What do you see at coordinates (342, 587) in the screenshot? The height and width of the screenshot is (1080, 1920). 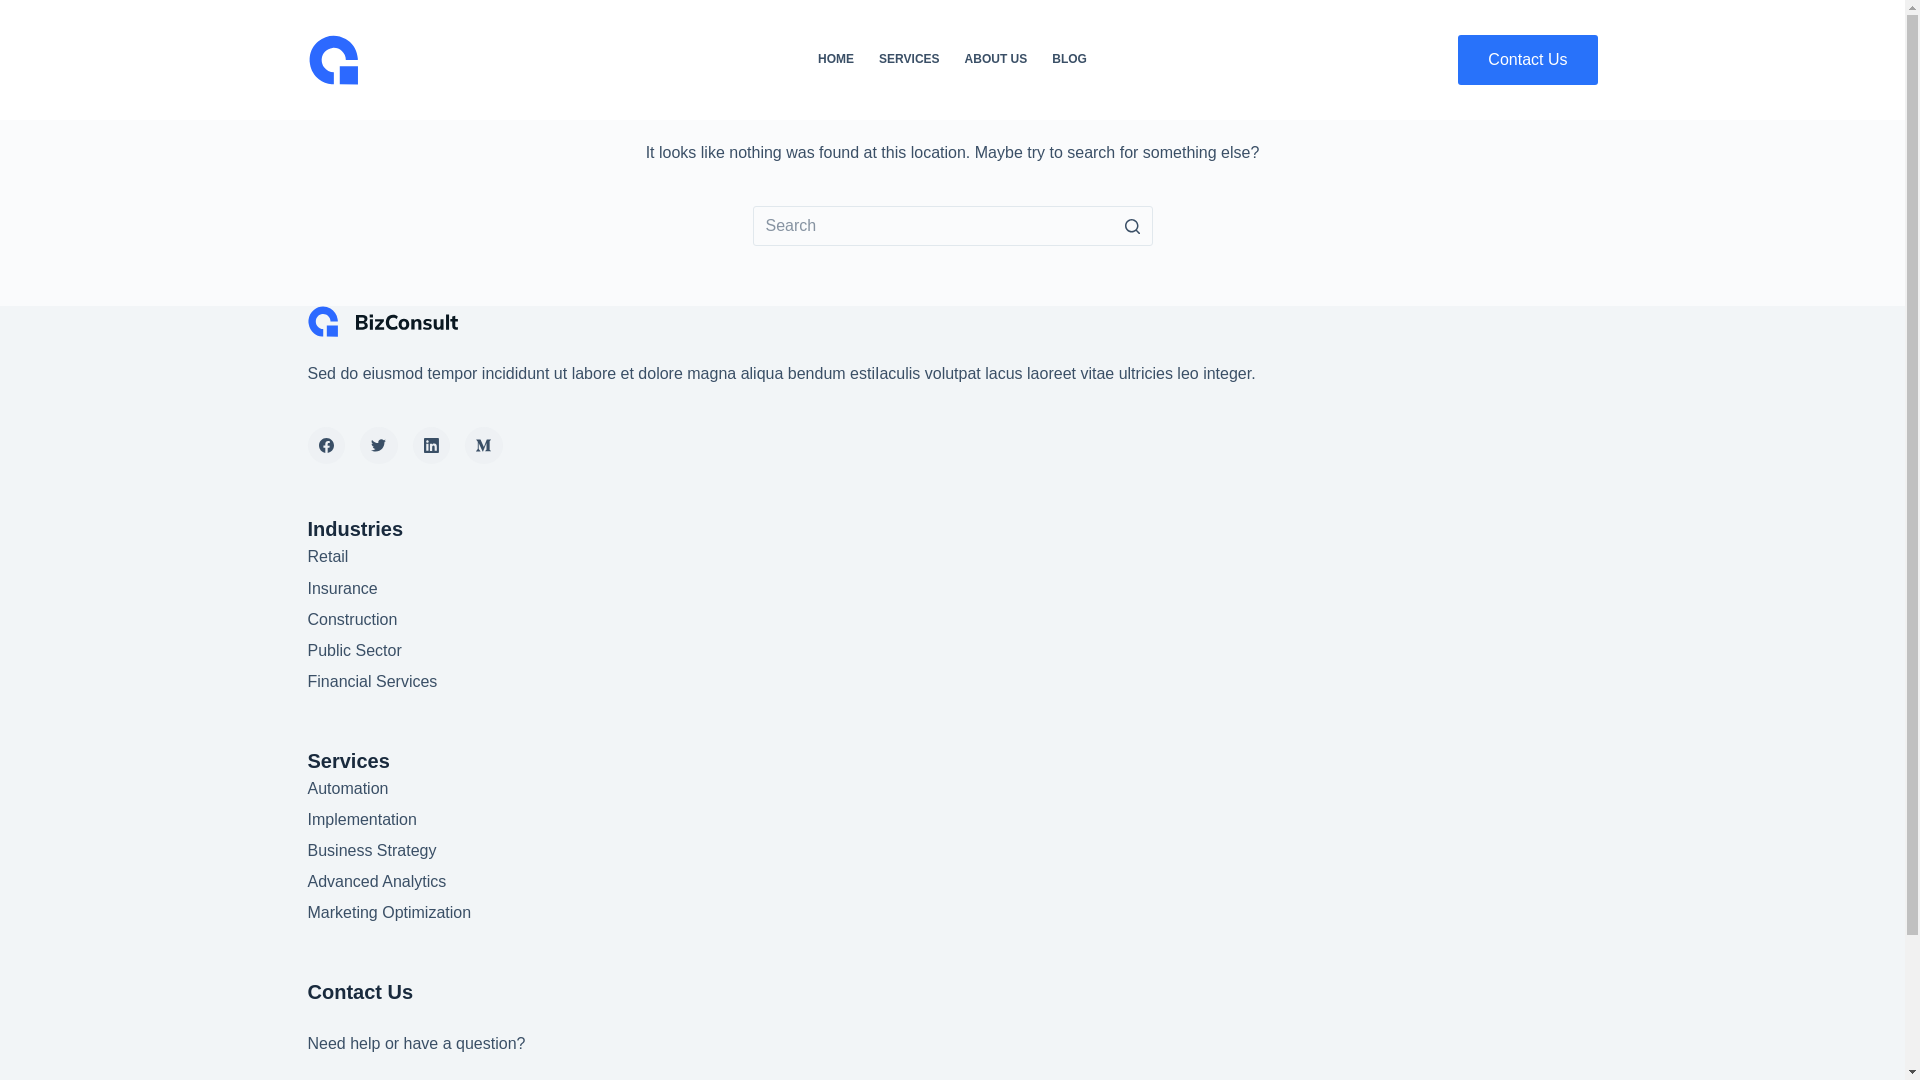 I see `'Insurance'` at bounding box center [342, 587].